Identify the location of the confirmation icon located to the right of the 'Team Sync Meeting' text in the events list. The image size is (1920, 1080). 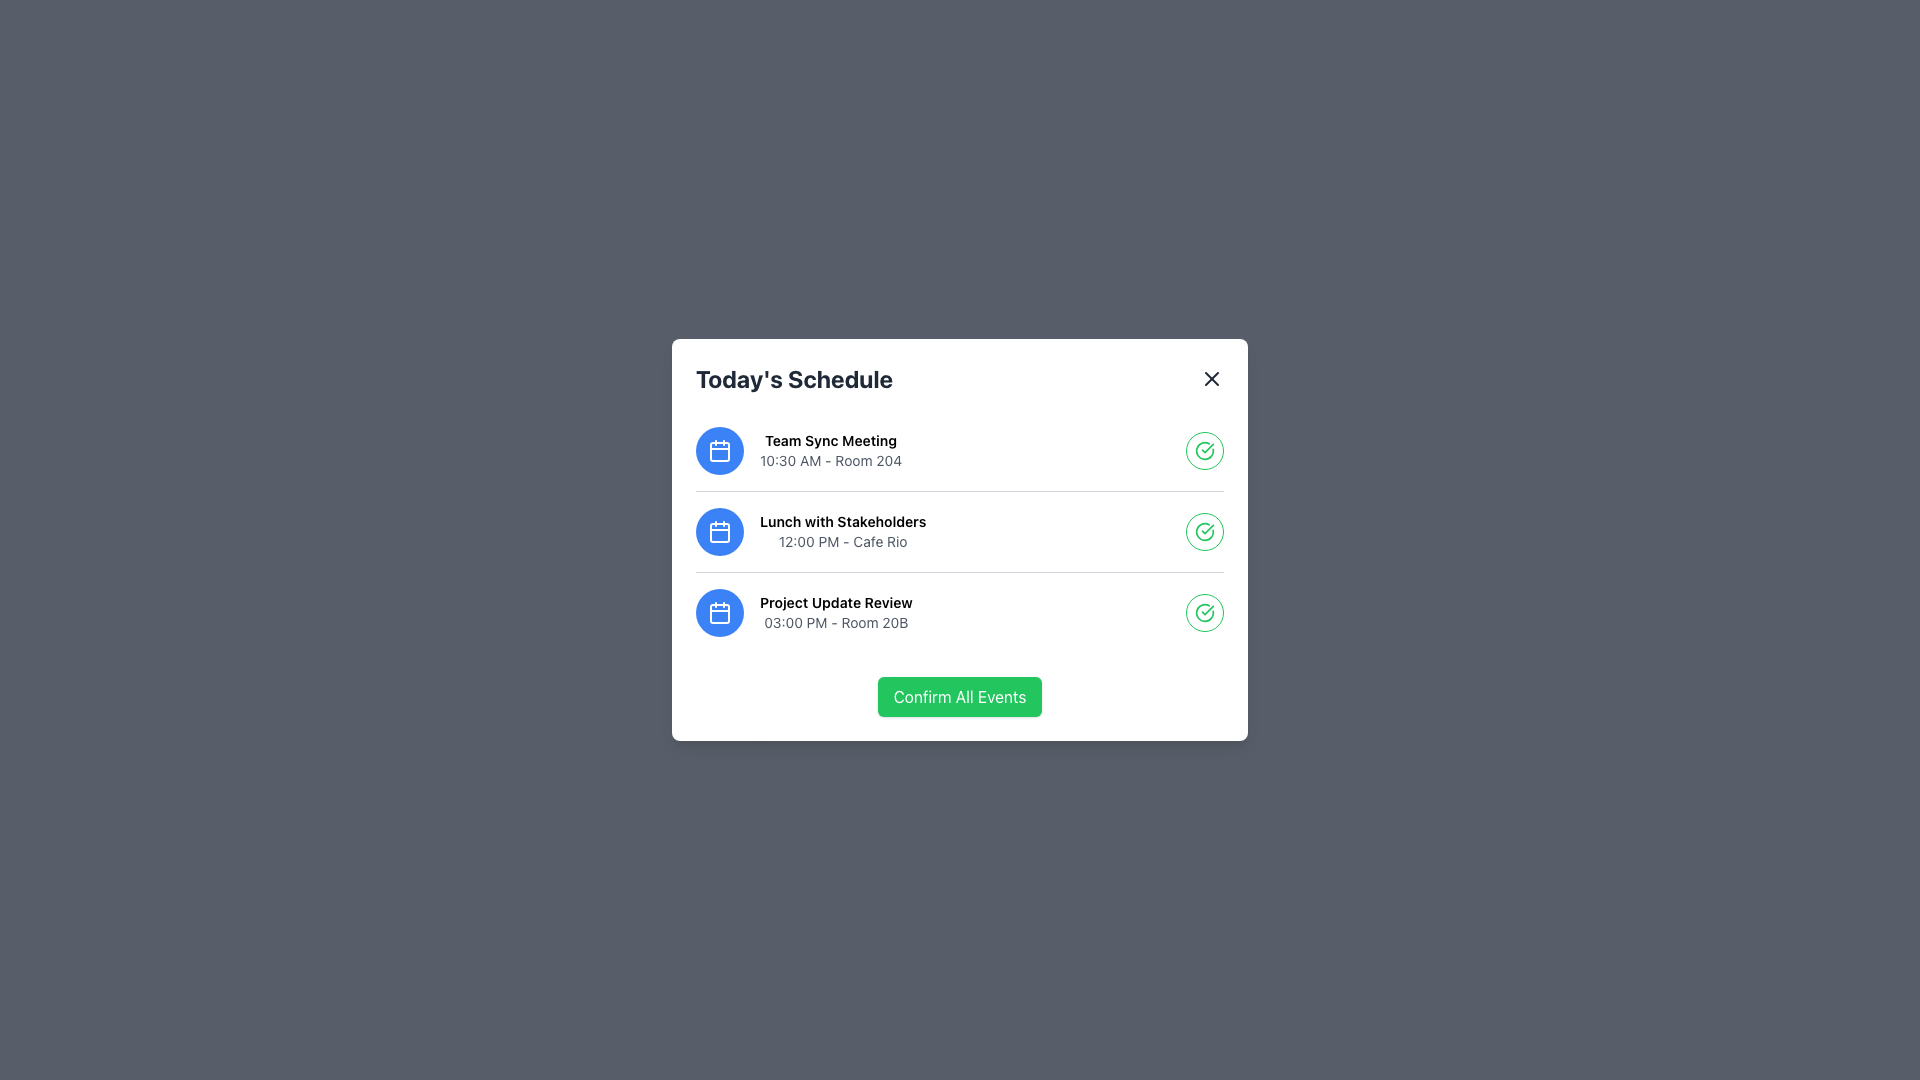
(1203, 451).